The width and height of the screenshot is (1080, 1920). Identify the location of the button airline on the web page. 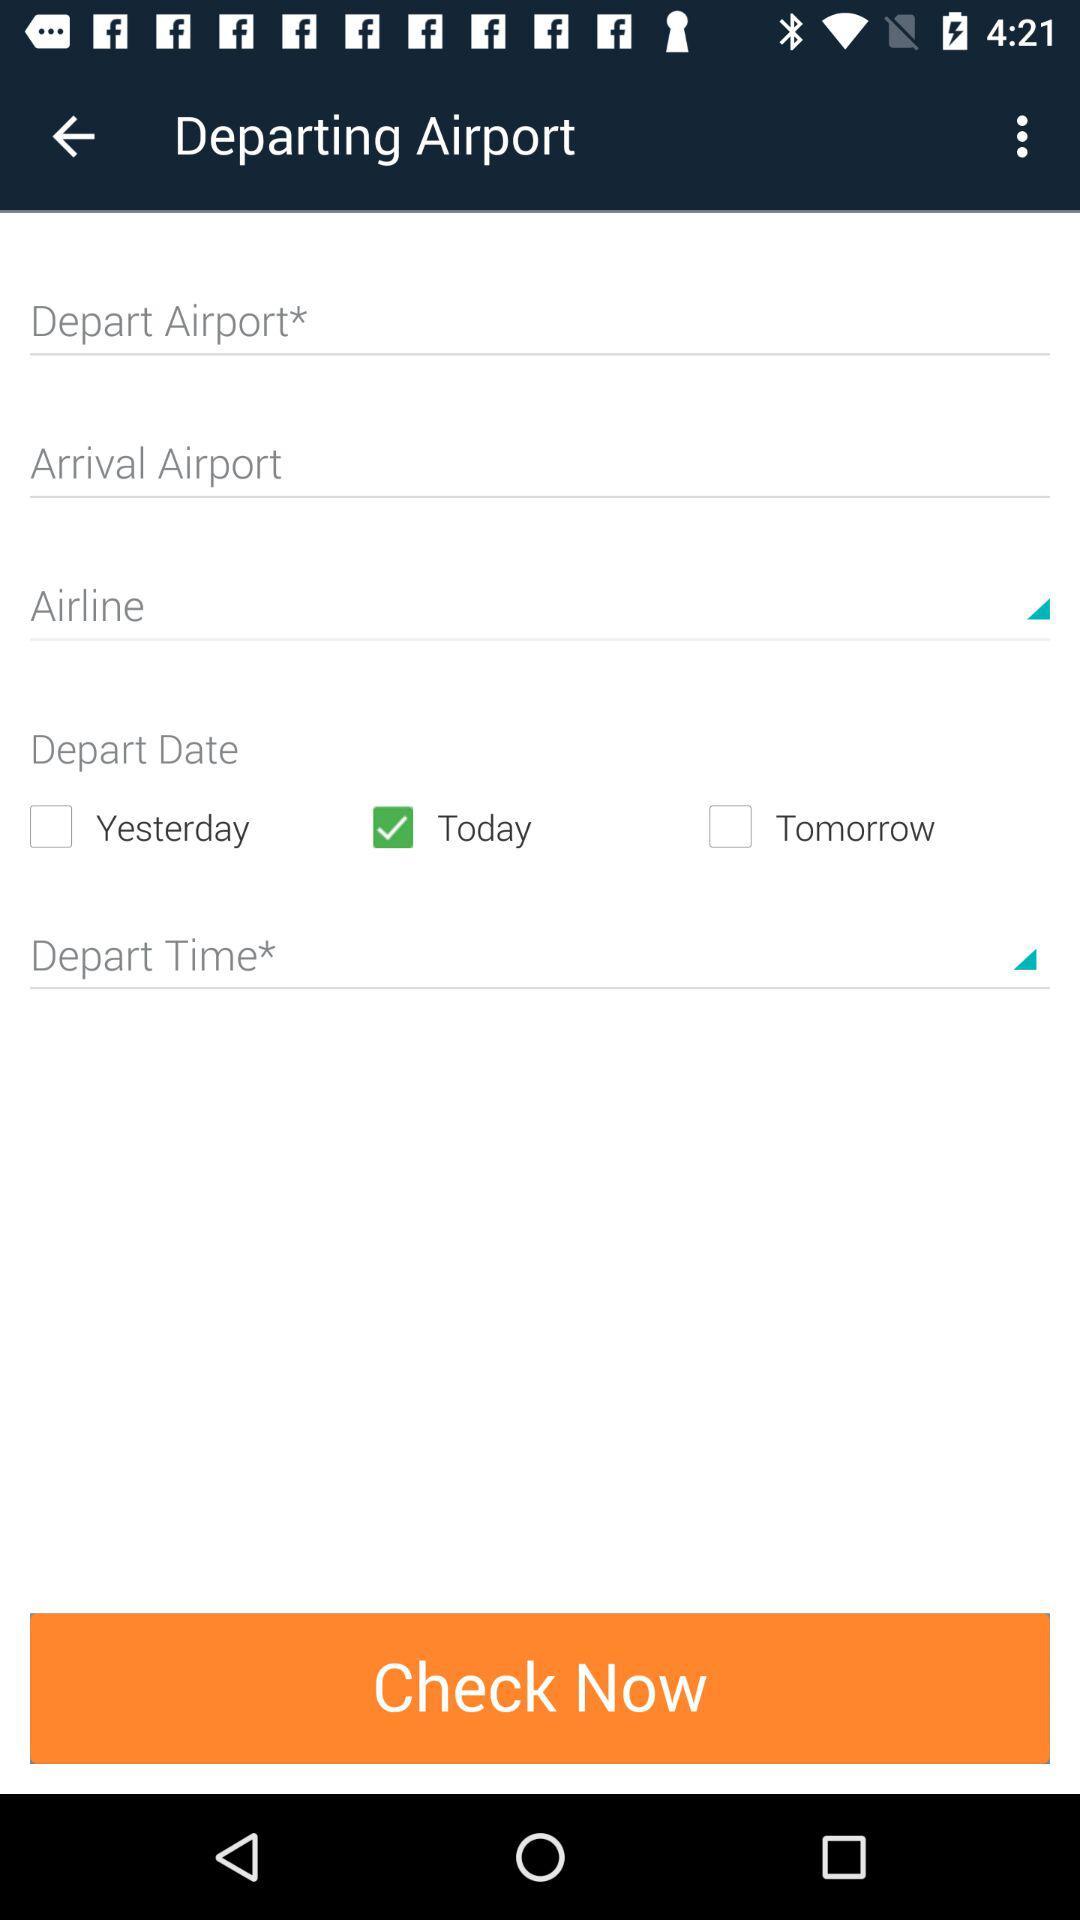
(540, 613).